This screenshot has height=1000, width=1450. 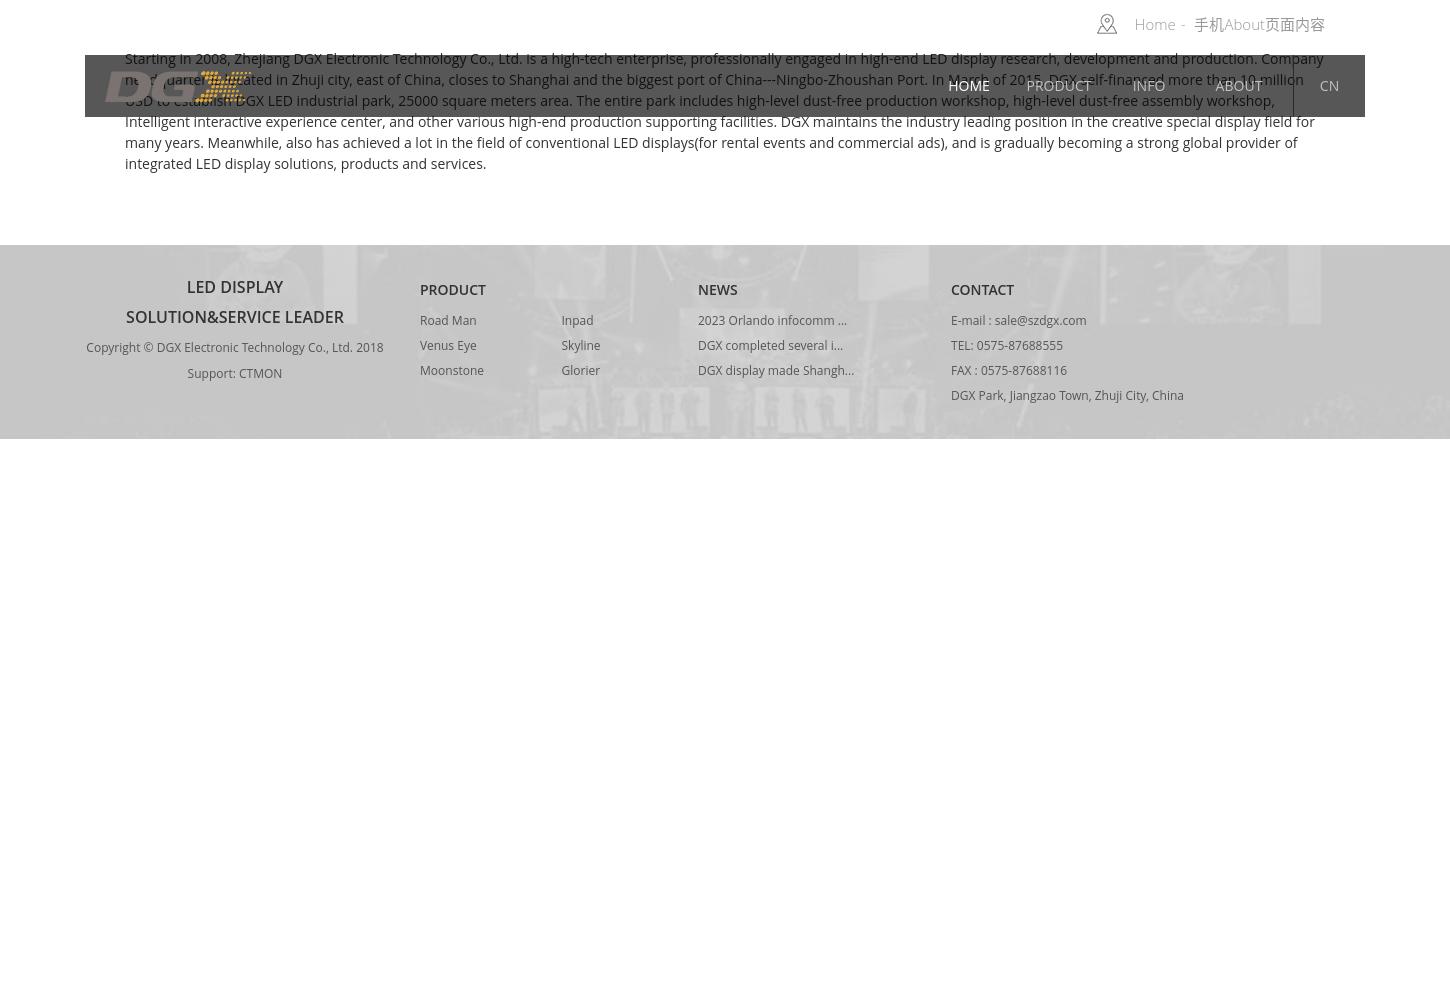 I want to click on 'Glorier', so click(x=561, y=369).